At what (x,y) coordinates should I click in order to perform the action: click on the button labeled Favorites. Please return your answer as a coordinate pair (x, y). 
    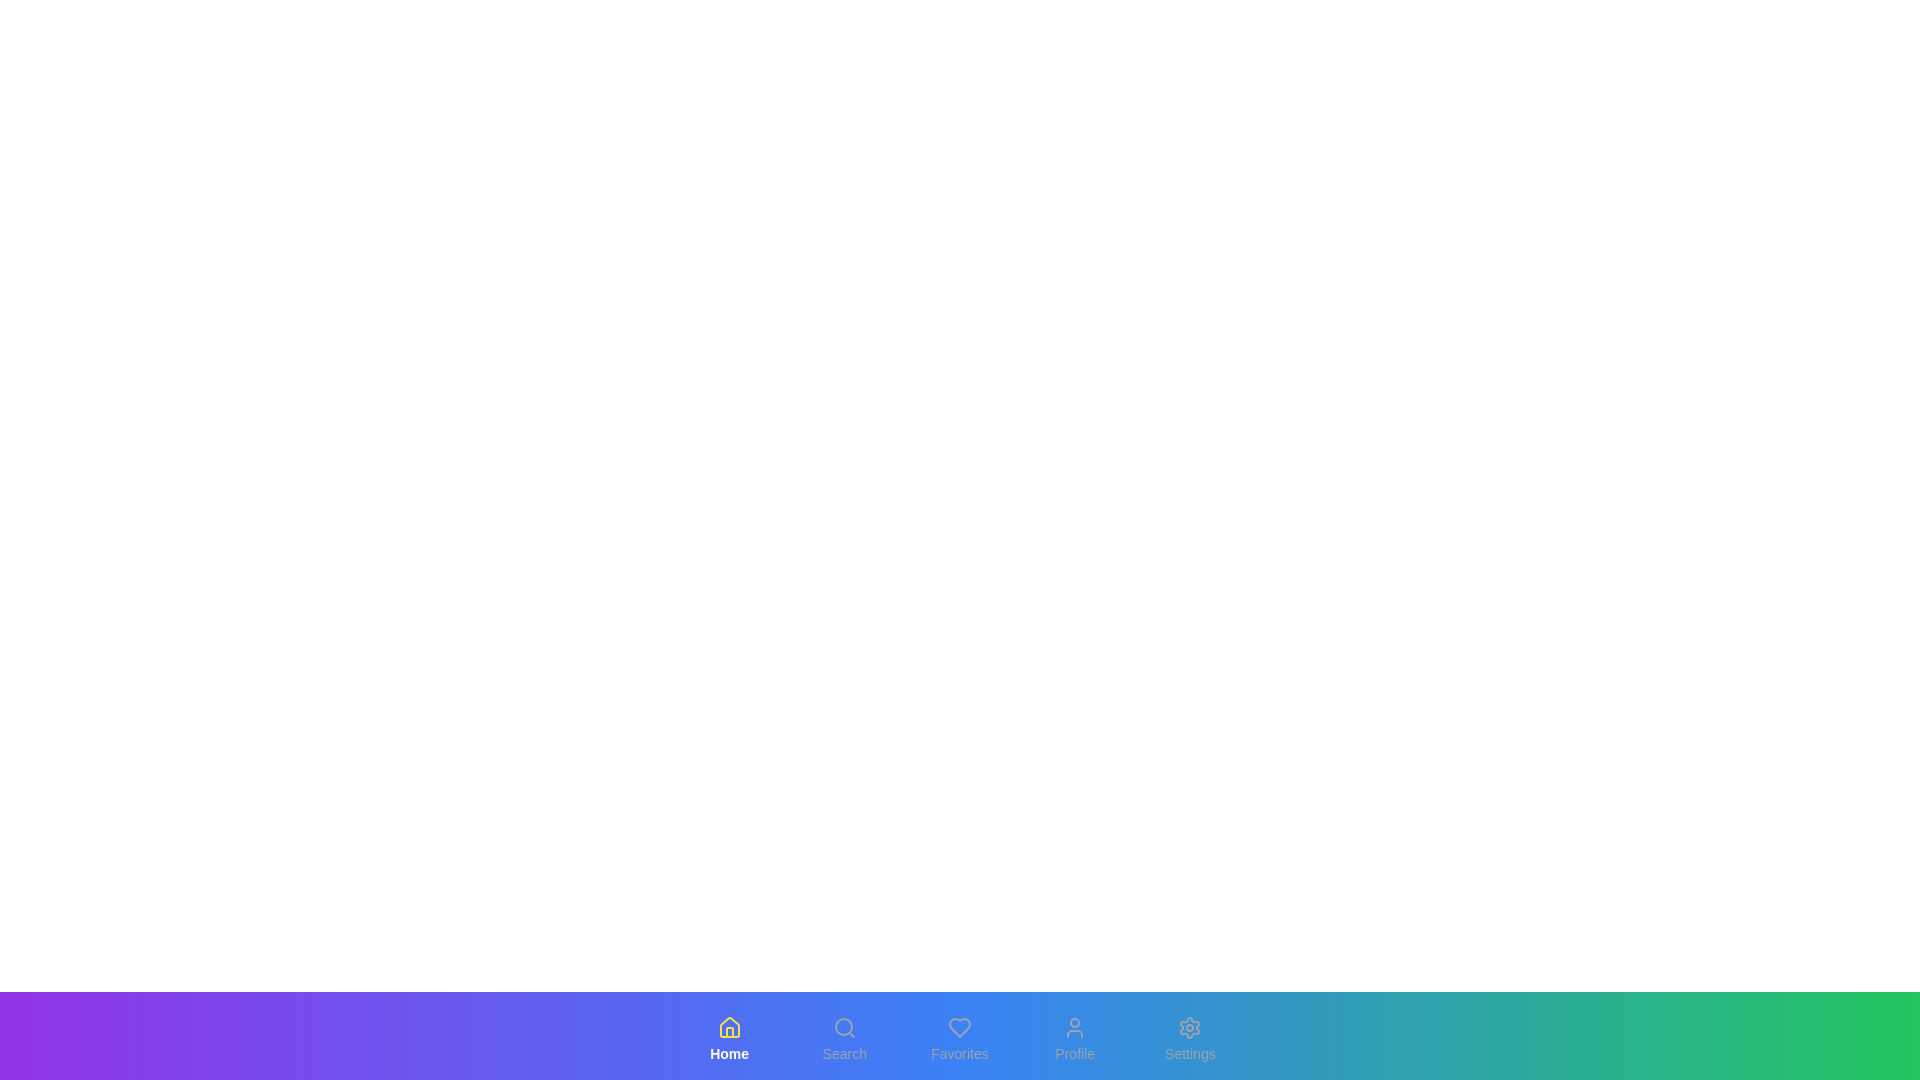
    Looking at the image, I should click on (960, 1039).